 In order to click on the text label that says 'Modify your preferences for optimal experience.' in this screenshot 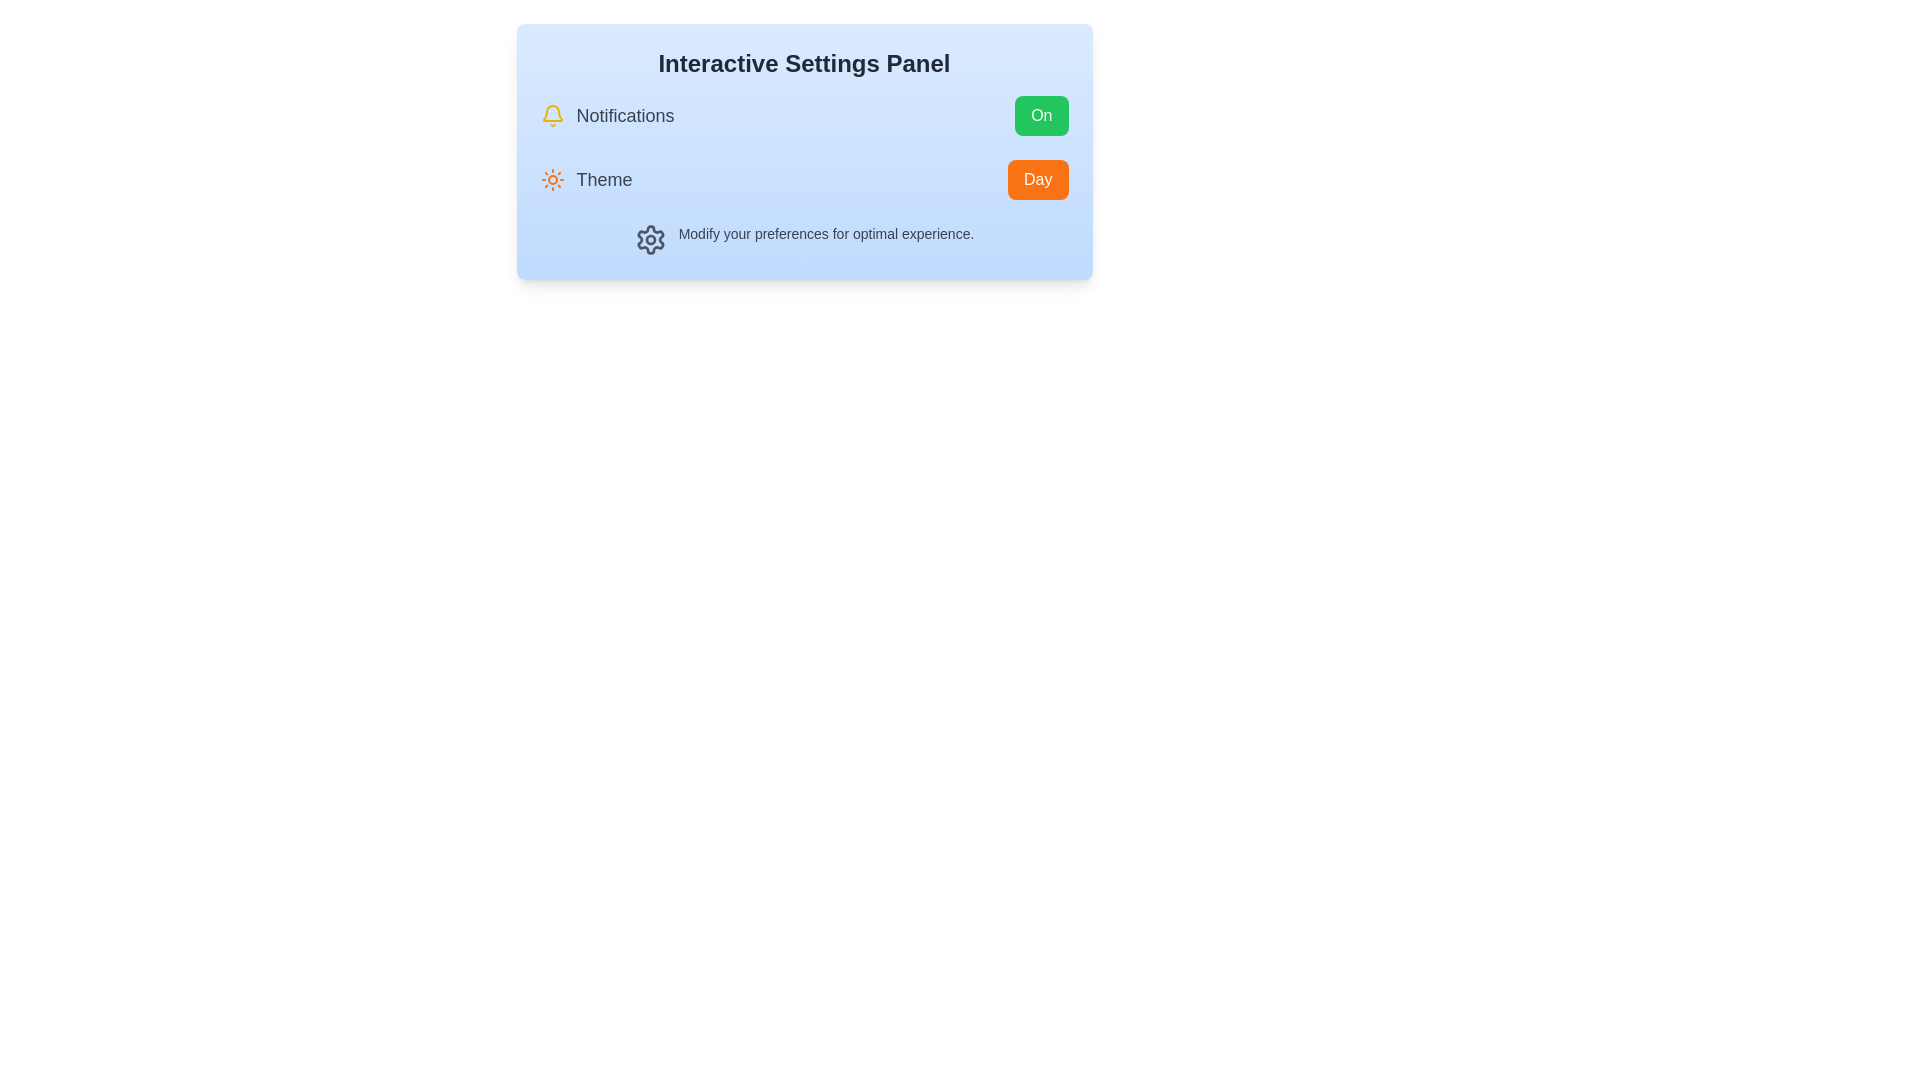, I will do `click(826, 238)`.